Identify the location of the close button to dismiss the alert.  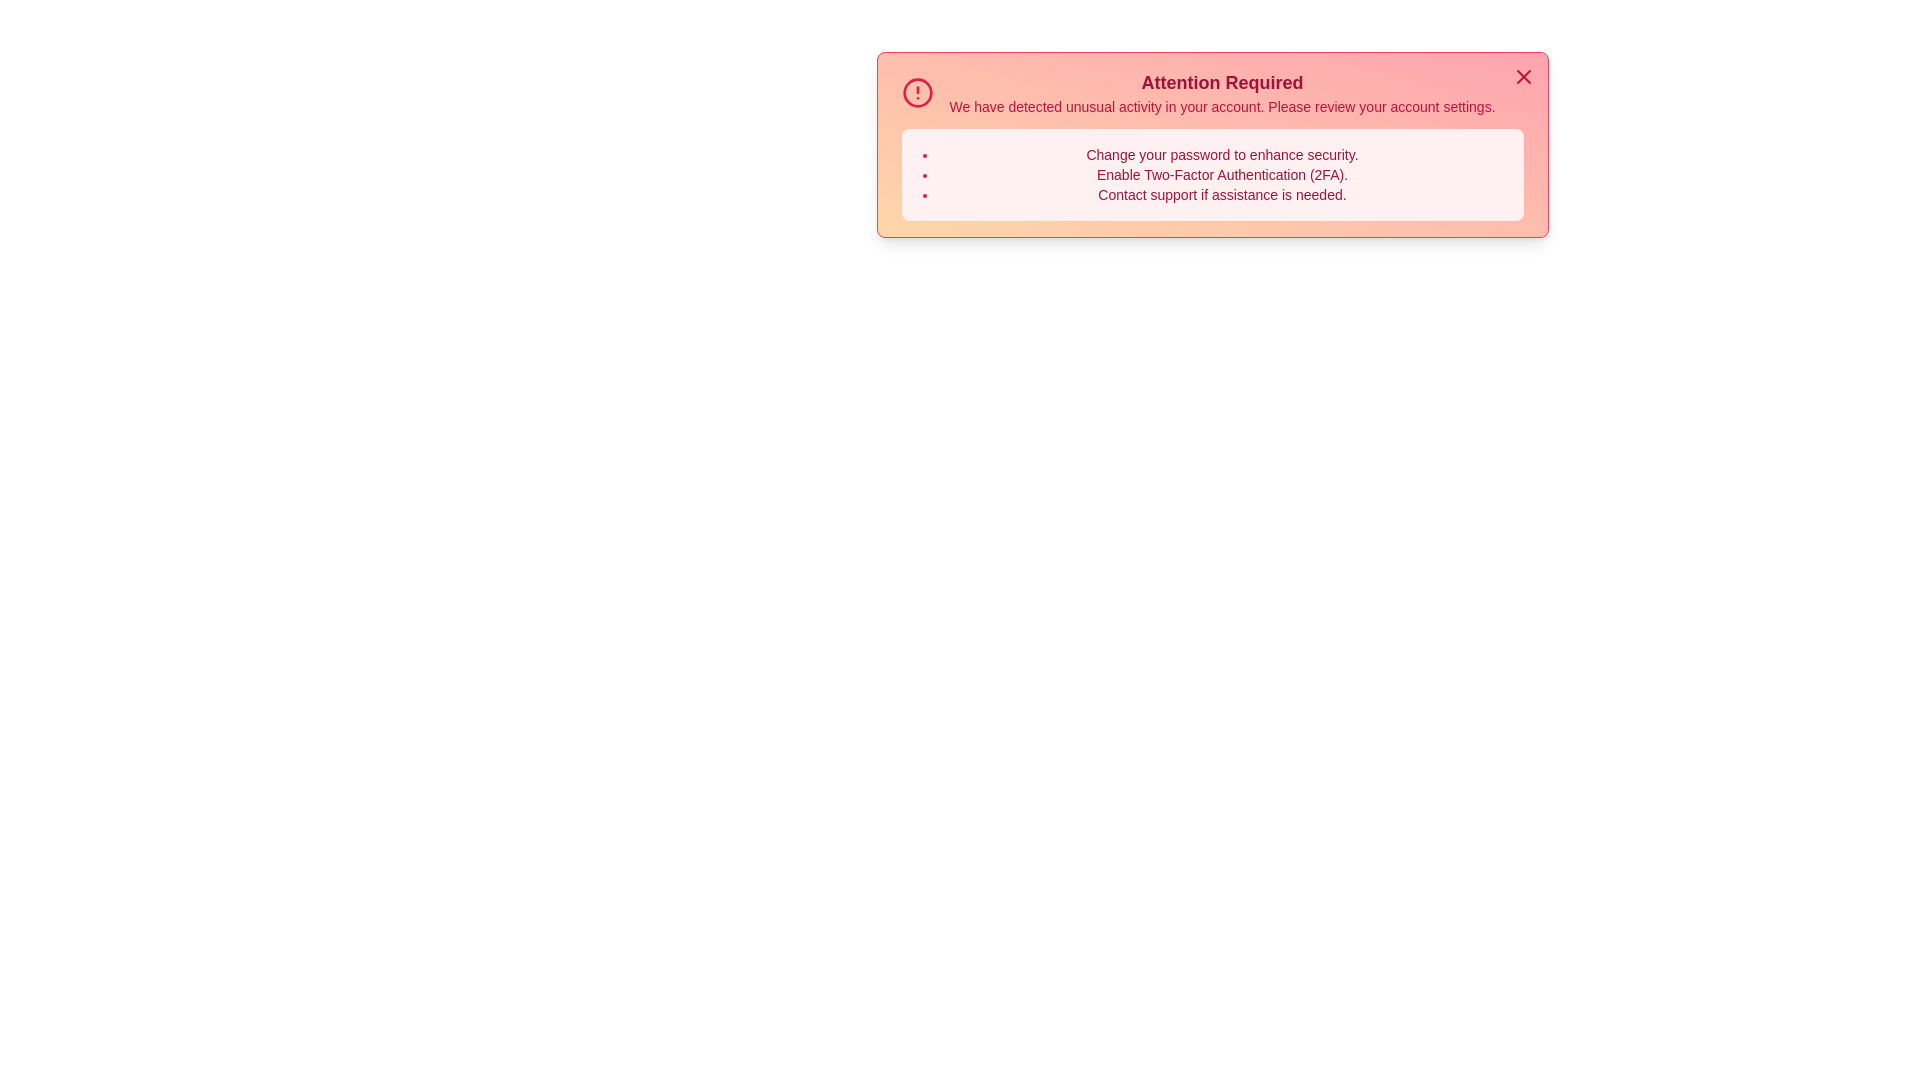
(1522, 76).